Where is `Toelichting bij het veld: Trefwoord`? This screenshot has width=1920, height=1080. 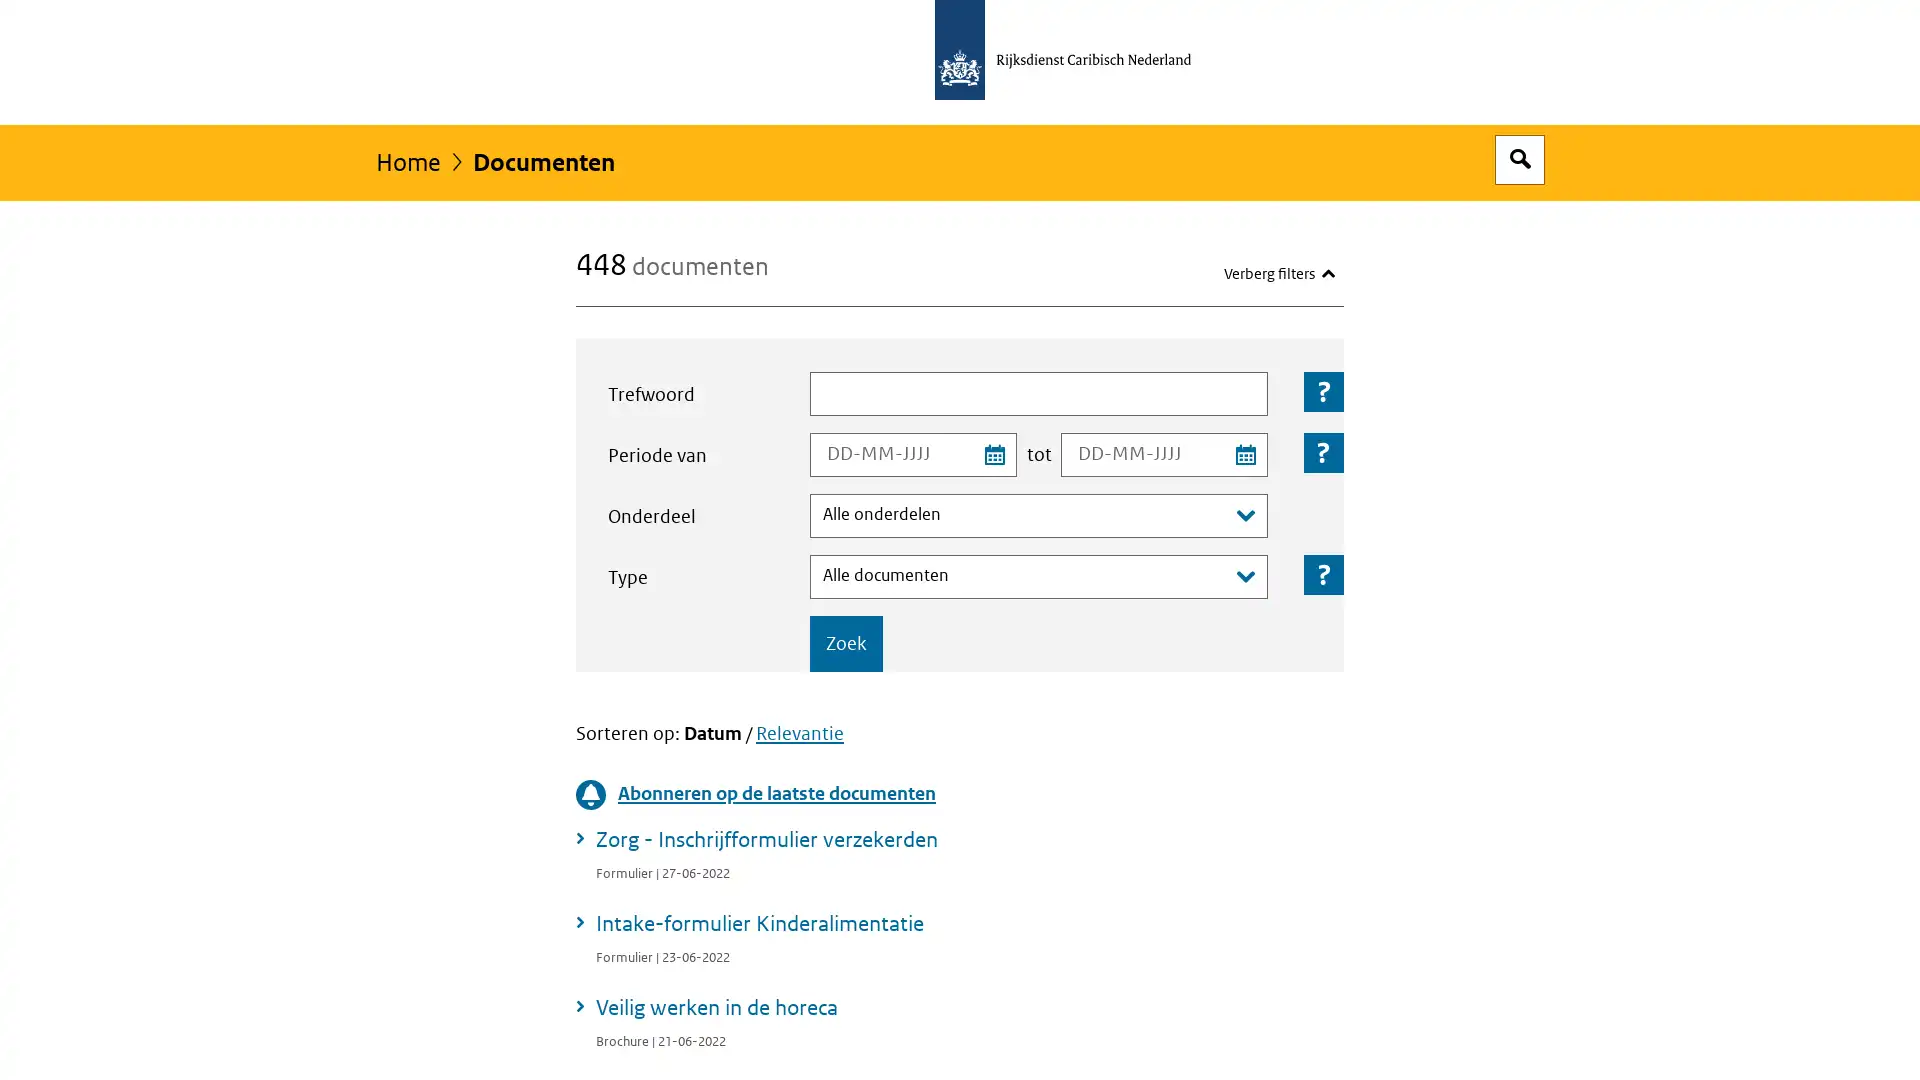
Toelichting bij het veld: Trefwoord is located at coordinates (1324, 390).